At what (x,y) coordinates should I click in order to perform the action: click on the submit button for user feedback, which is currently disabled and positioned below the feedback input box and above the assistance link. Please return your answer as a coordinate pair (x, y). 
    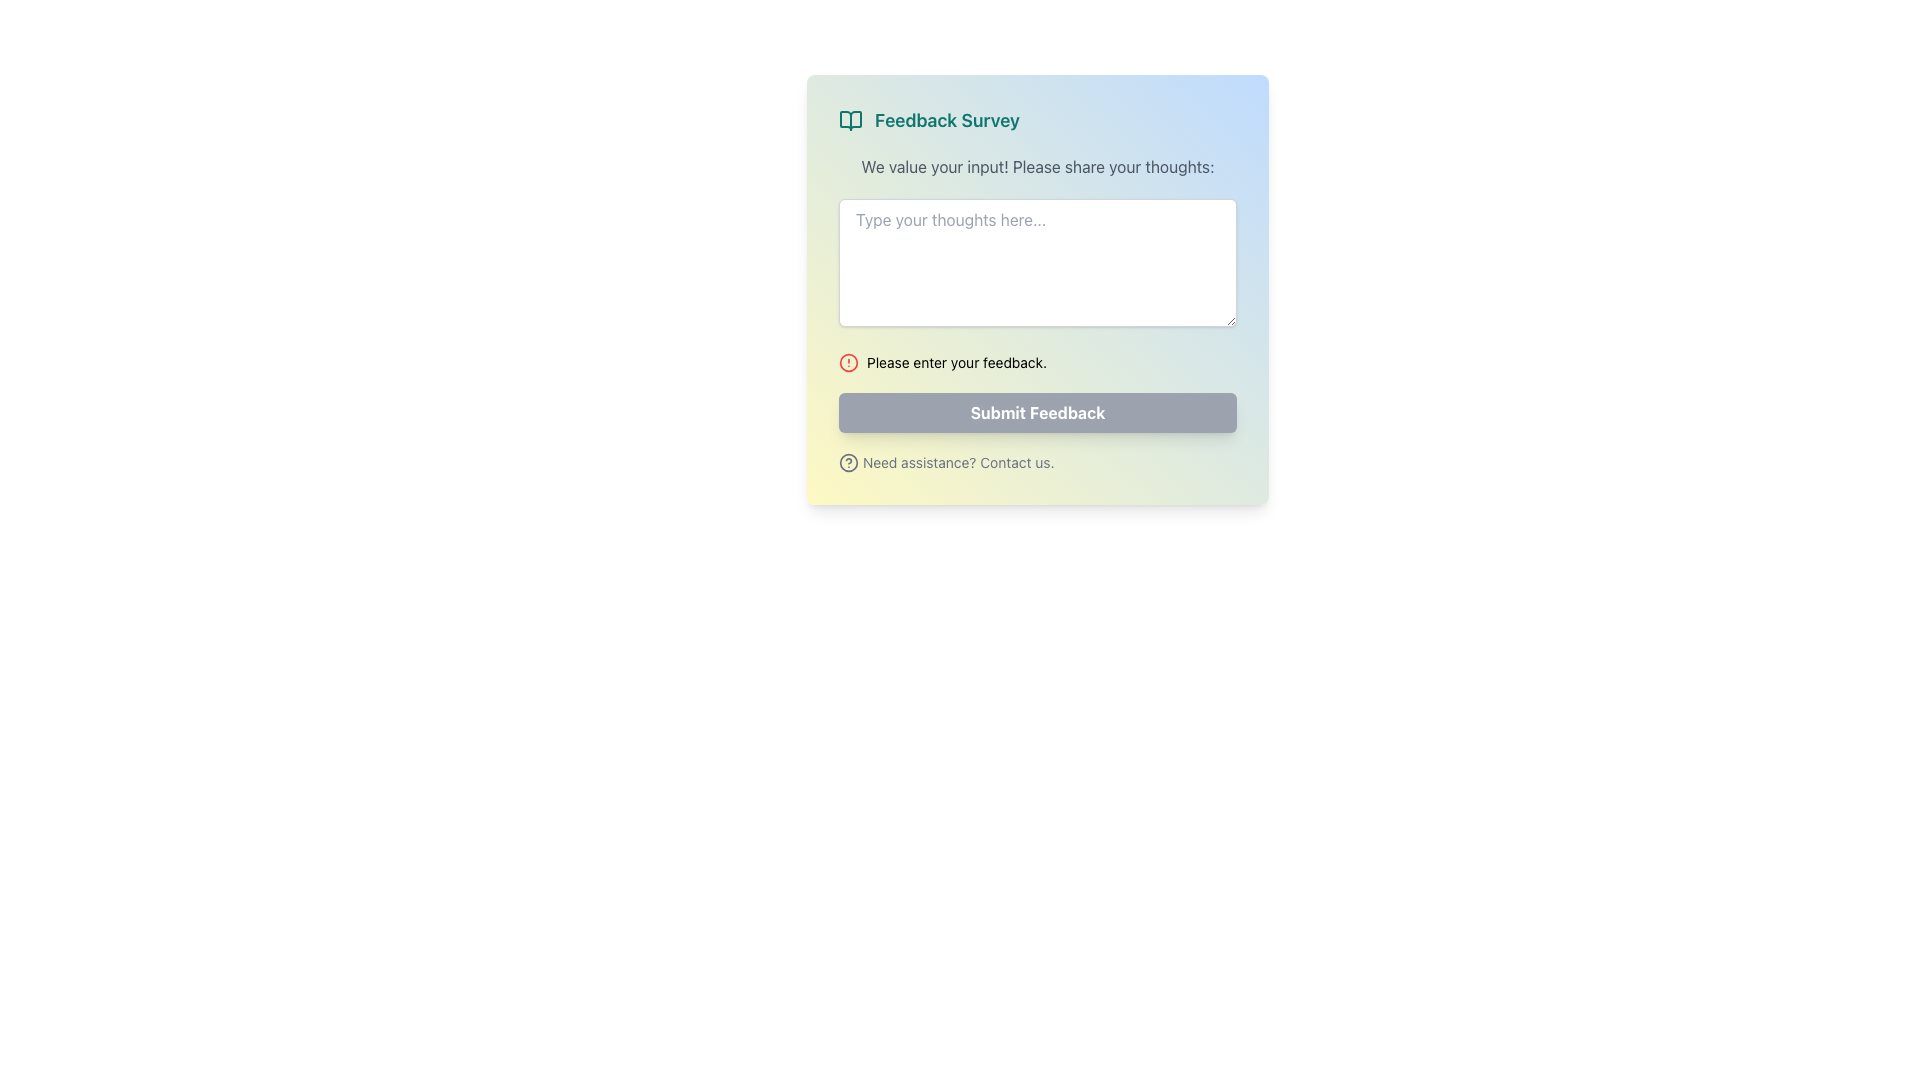
    Looking at the image, I should click on (1037, 411).